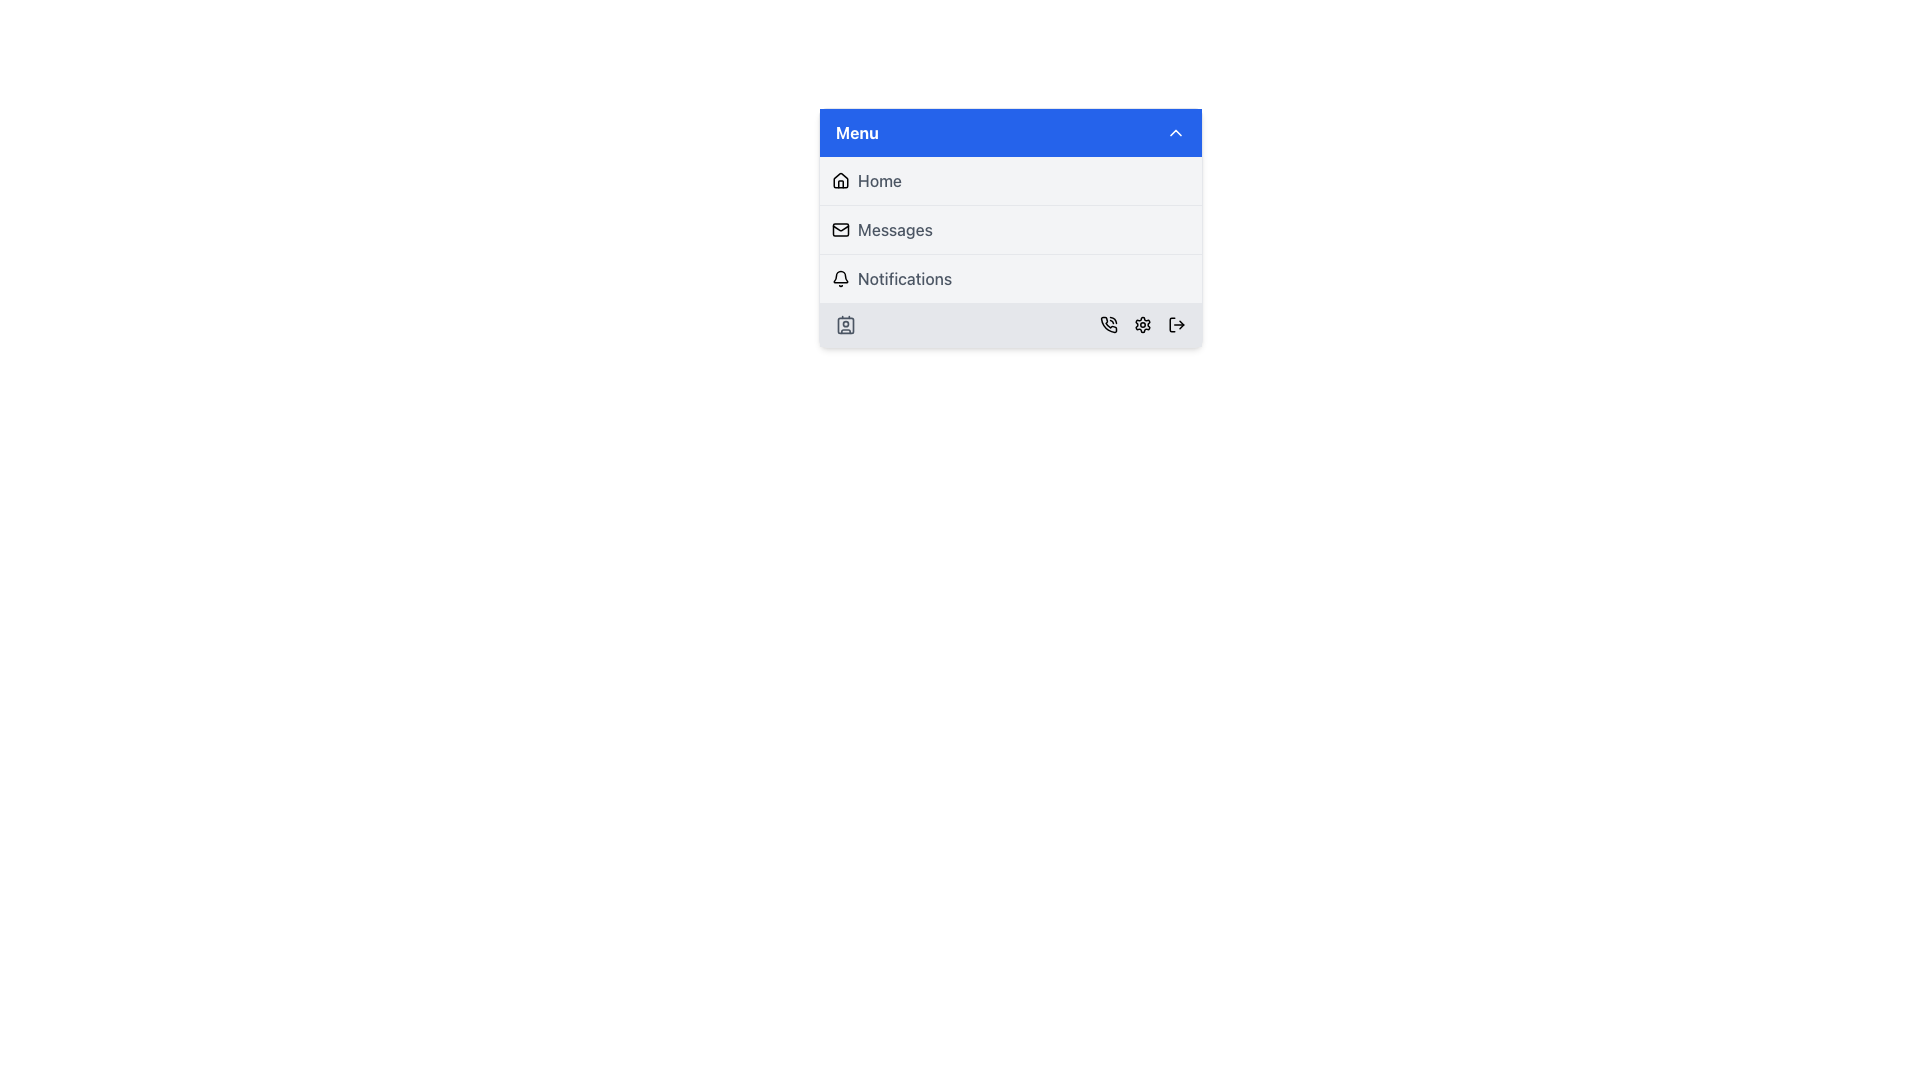 The width and height of the screenshot is (1920, 1080). I want to click on text of the 'Notifications' menu item, which is the third entry in the menu list, following 'Home' and 'Messages', so click(904, 278).